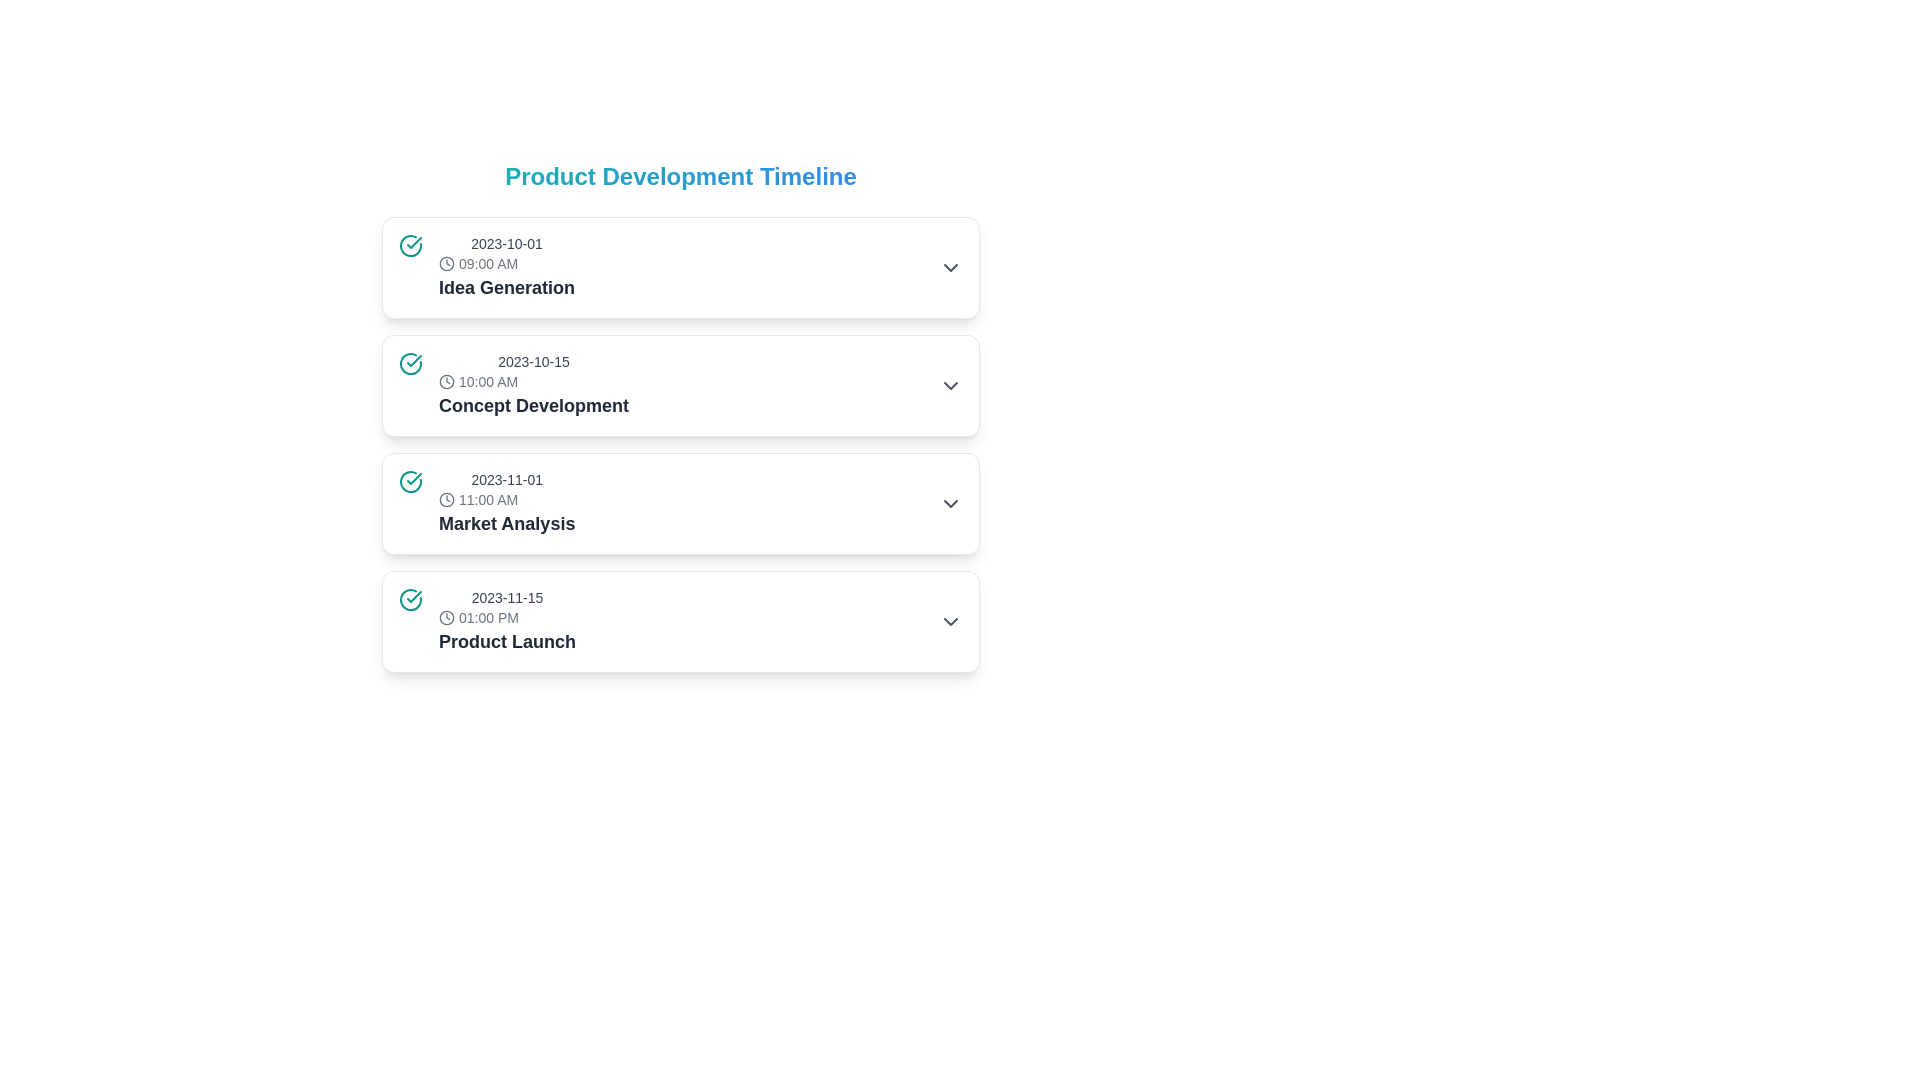  Describe the element at coordinates (445, 381) in the screenshot. I see `icon that indicates the time associated with the '2023-10-15 Concept Development' entry, located to the left of the text '10:00 AM'` at that location.